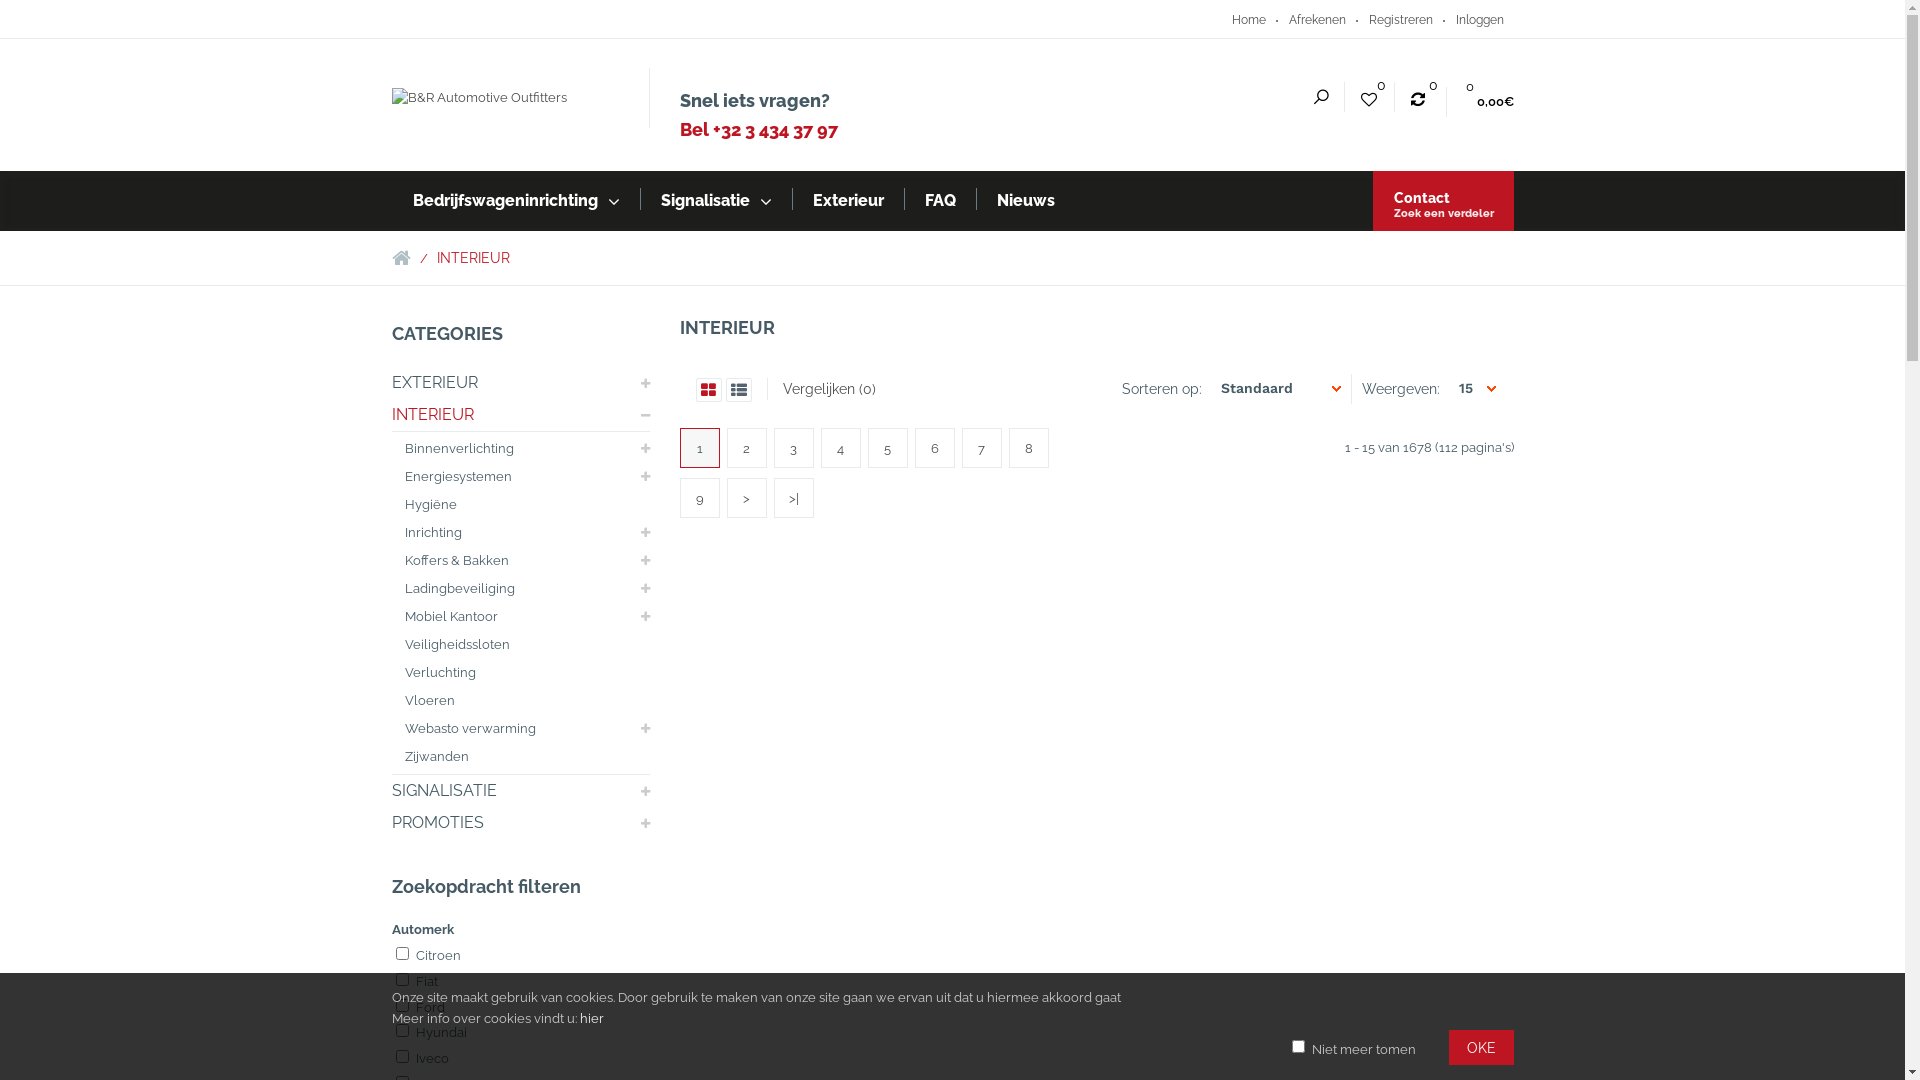 Image resolution: width=1920 pixels, height=1080 pixels. What do you see at coordinates (848, 200) in the screenshot?
I see `'Exterieur'` at bounding box center [848, 200].